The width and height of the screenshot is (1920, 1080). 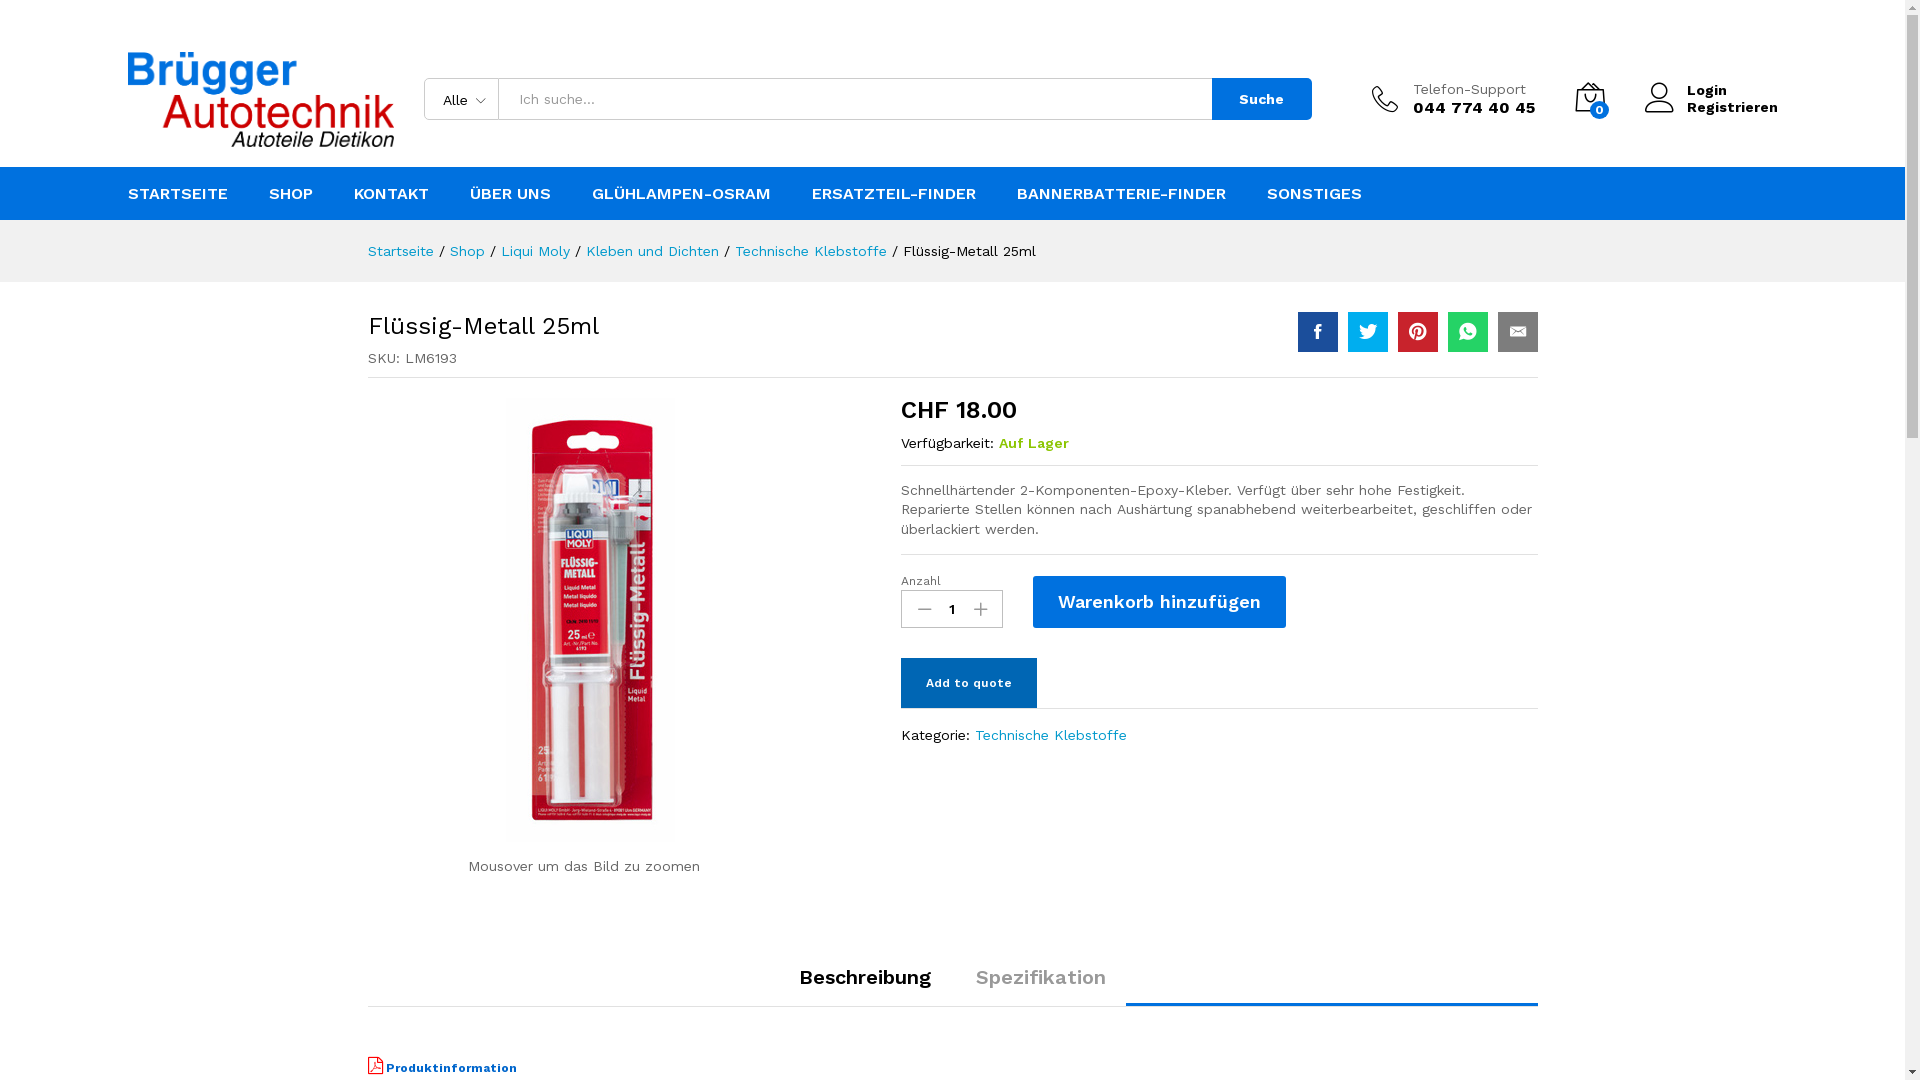 I want to click on 'Spezifikation', so click(x=1040, y=975).